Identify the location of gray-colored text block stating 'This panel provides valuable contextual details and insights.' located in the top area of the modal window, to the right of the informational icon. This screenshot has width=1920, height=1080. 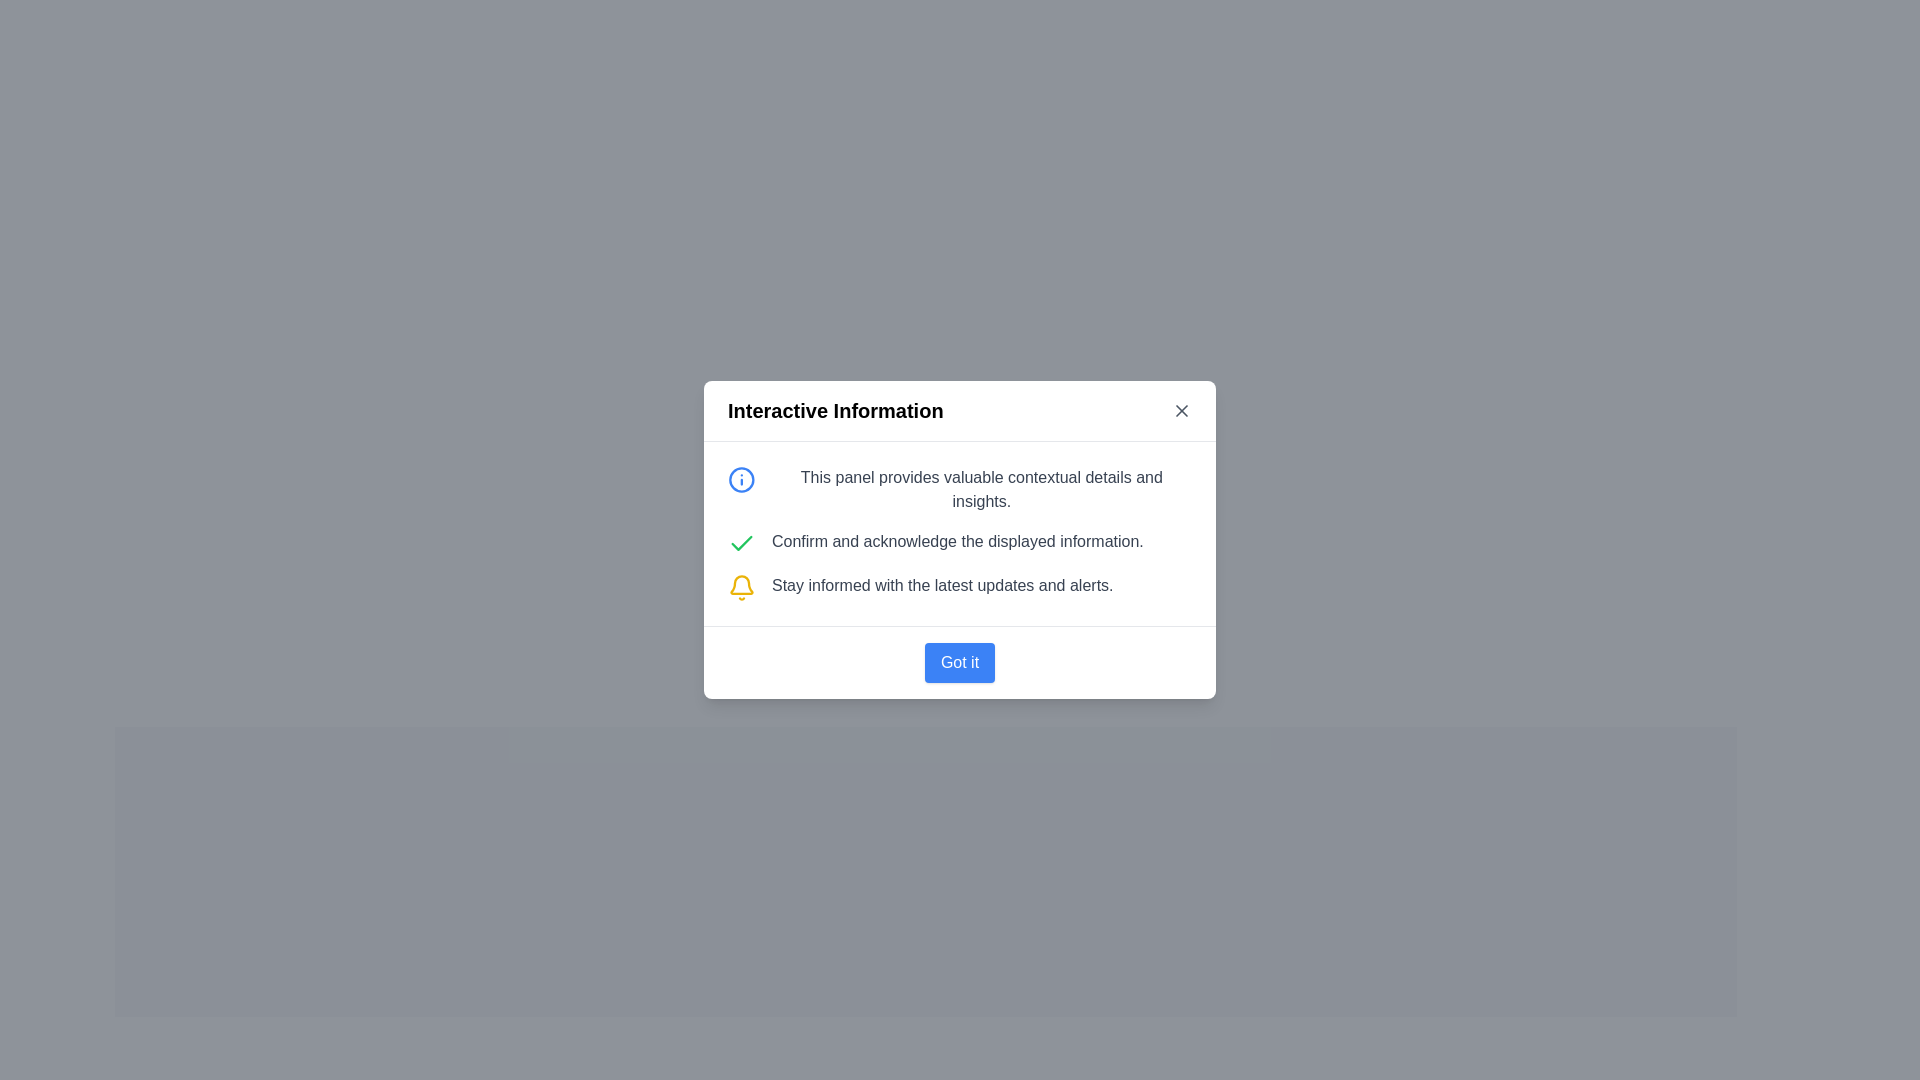
(981, 489).